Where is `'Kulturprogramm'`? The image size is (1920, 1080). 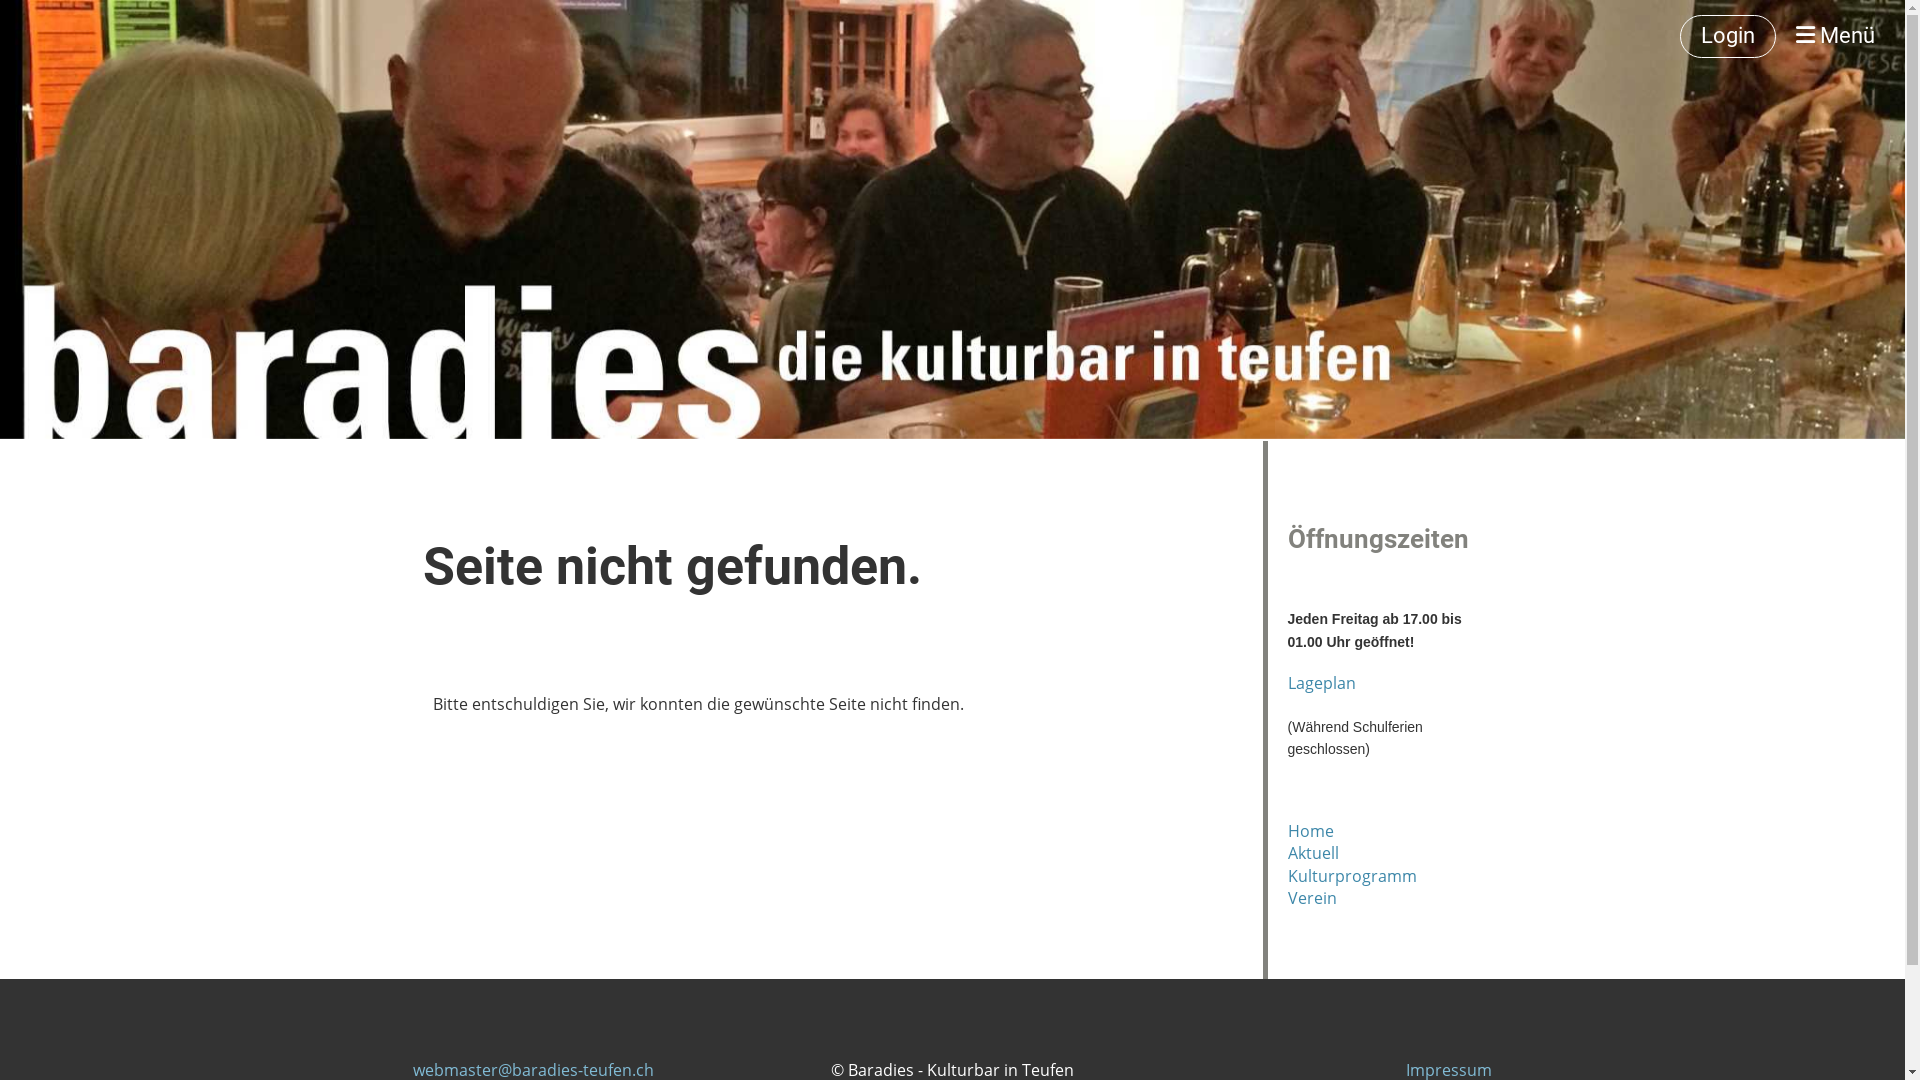 'Kulturprogramm' is located at coordinates (1287, 874).